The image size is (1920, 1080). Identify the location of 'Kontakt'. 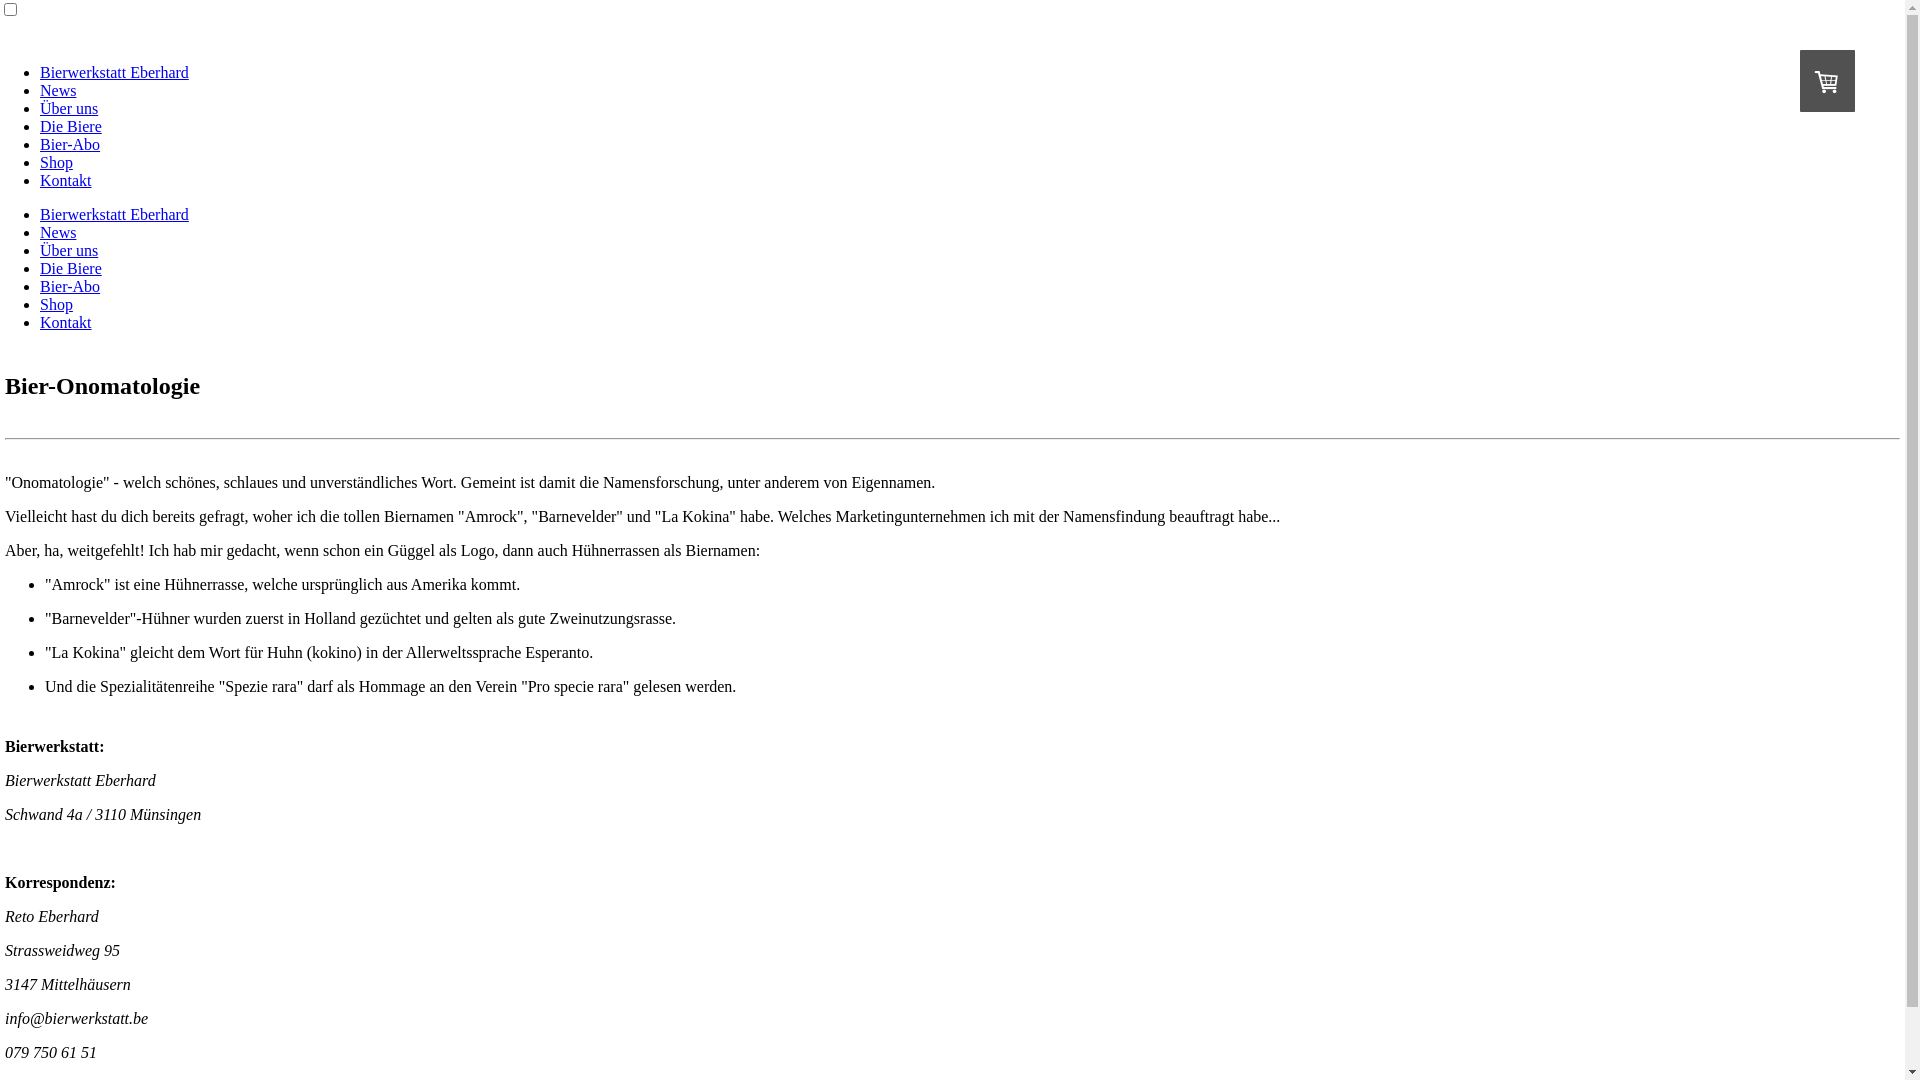
(66, 180).